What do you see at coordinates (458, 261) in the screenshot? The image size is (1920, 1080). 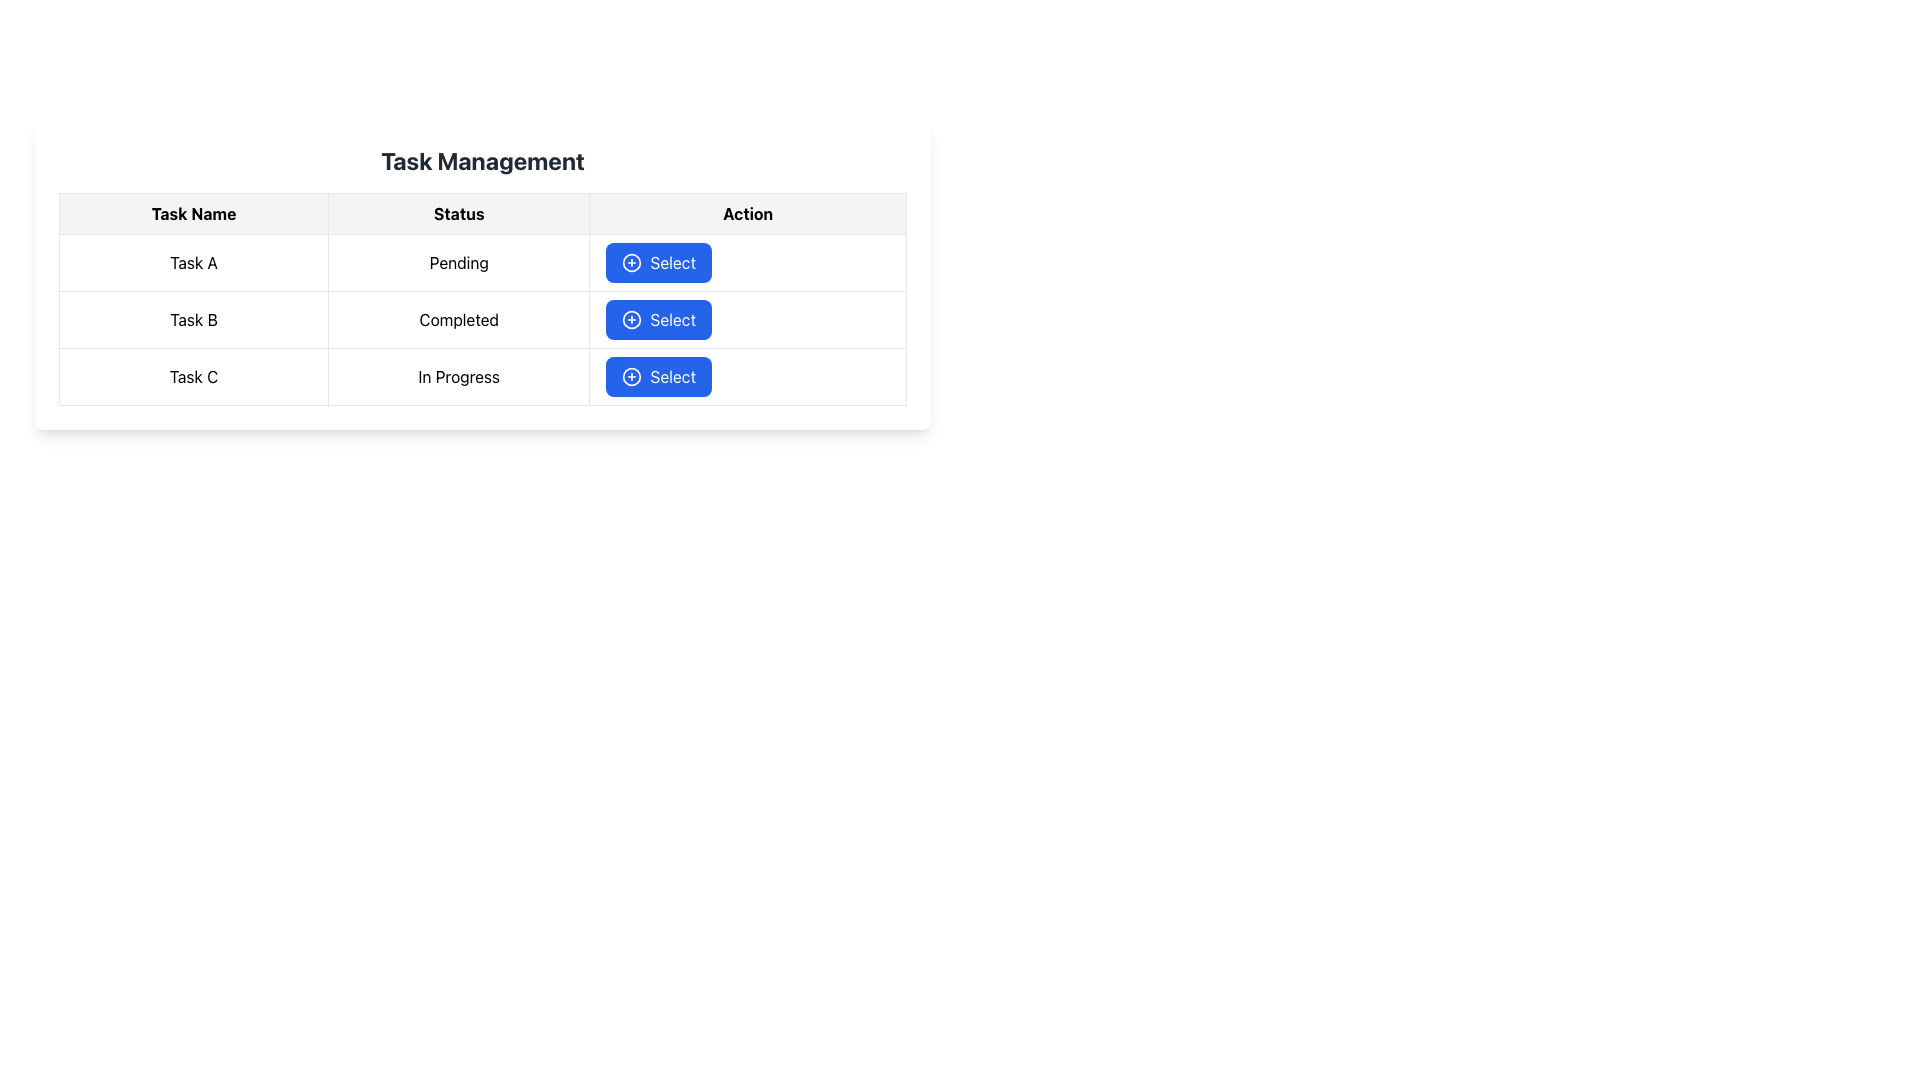 I see `the rectangular box containing the text 'Pending' in the 'Status' column of the table, aligned with 'Task A'` at bounding box center [458, 261].